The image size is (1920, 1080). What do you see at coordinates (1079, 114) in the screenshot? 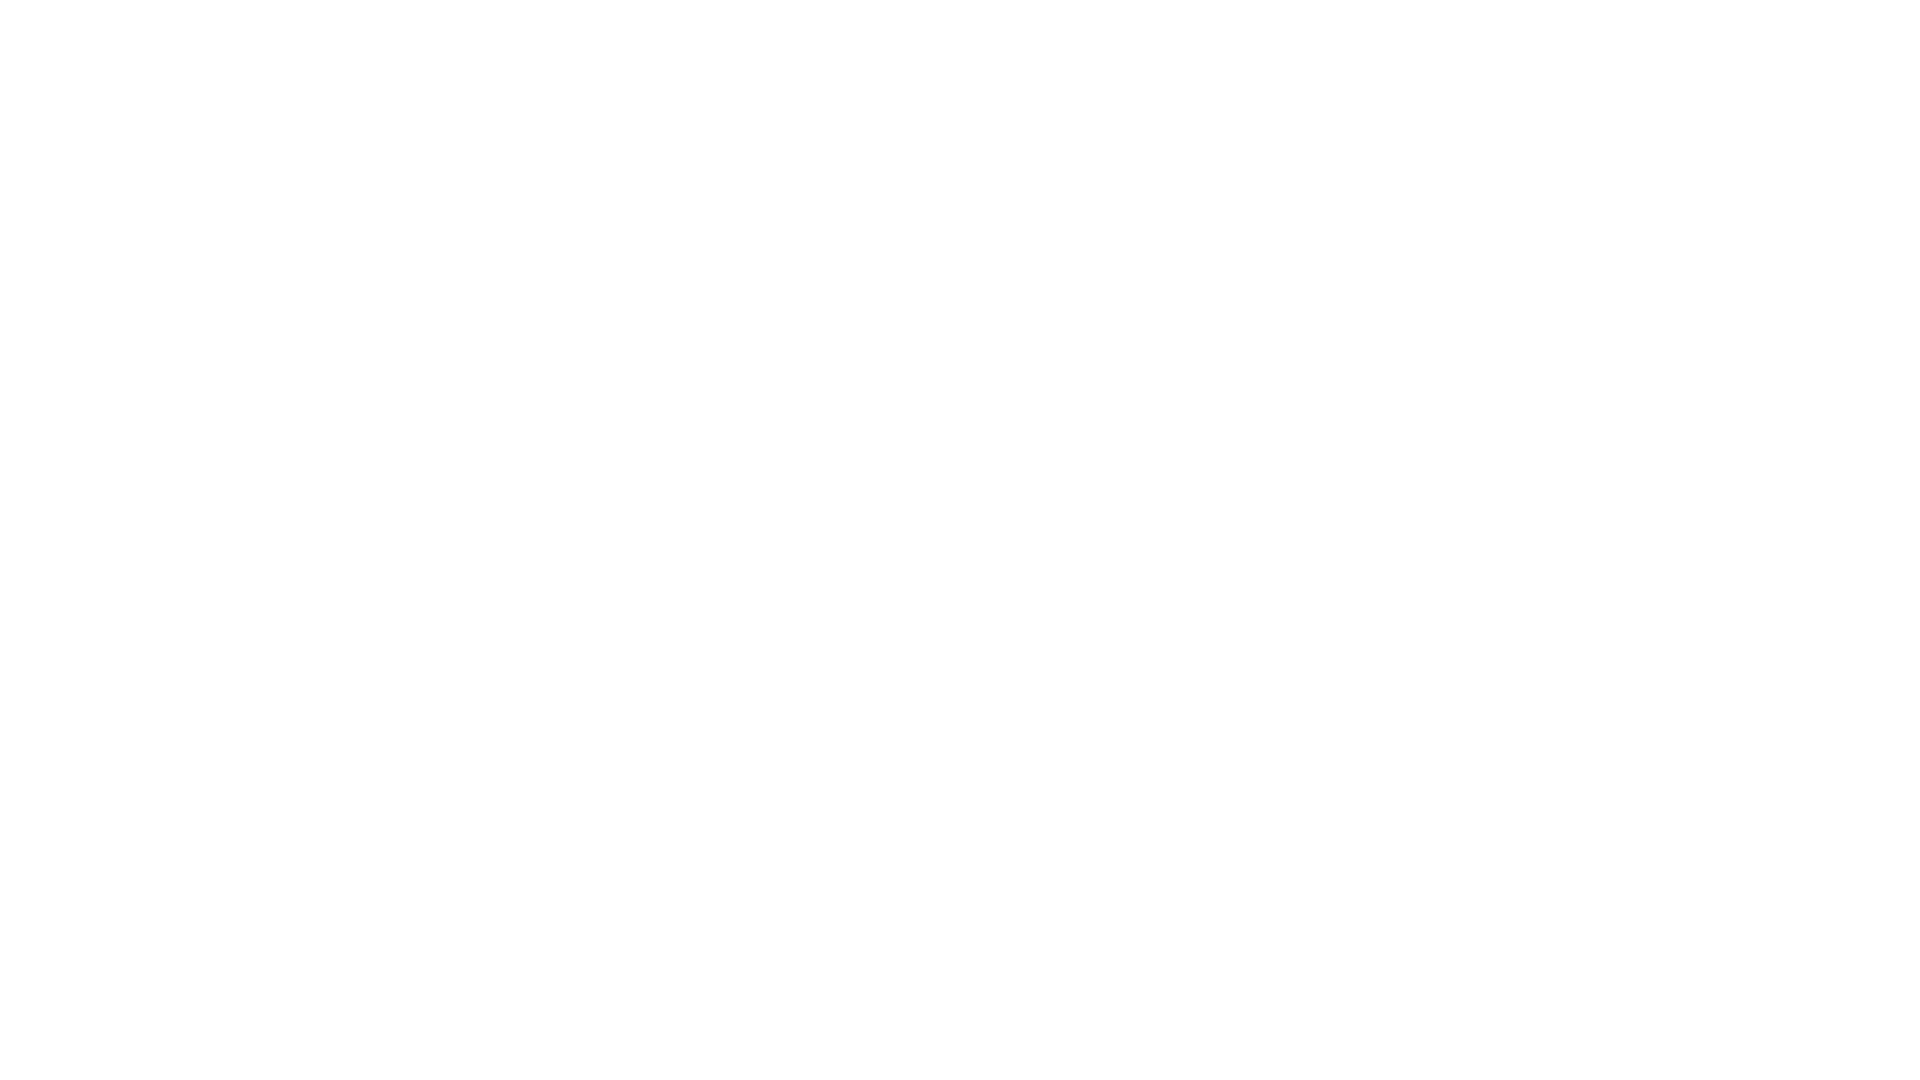
I see `Follow` at bounding box center [1079, 114].